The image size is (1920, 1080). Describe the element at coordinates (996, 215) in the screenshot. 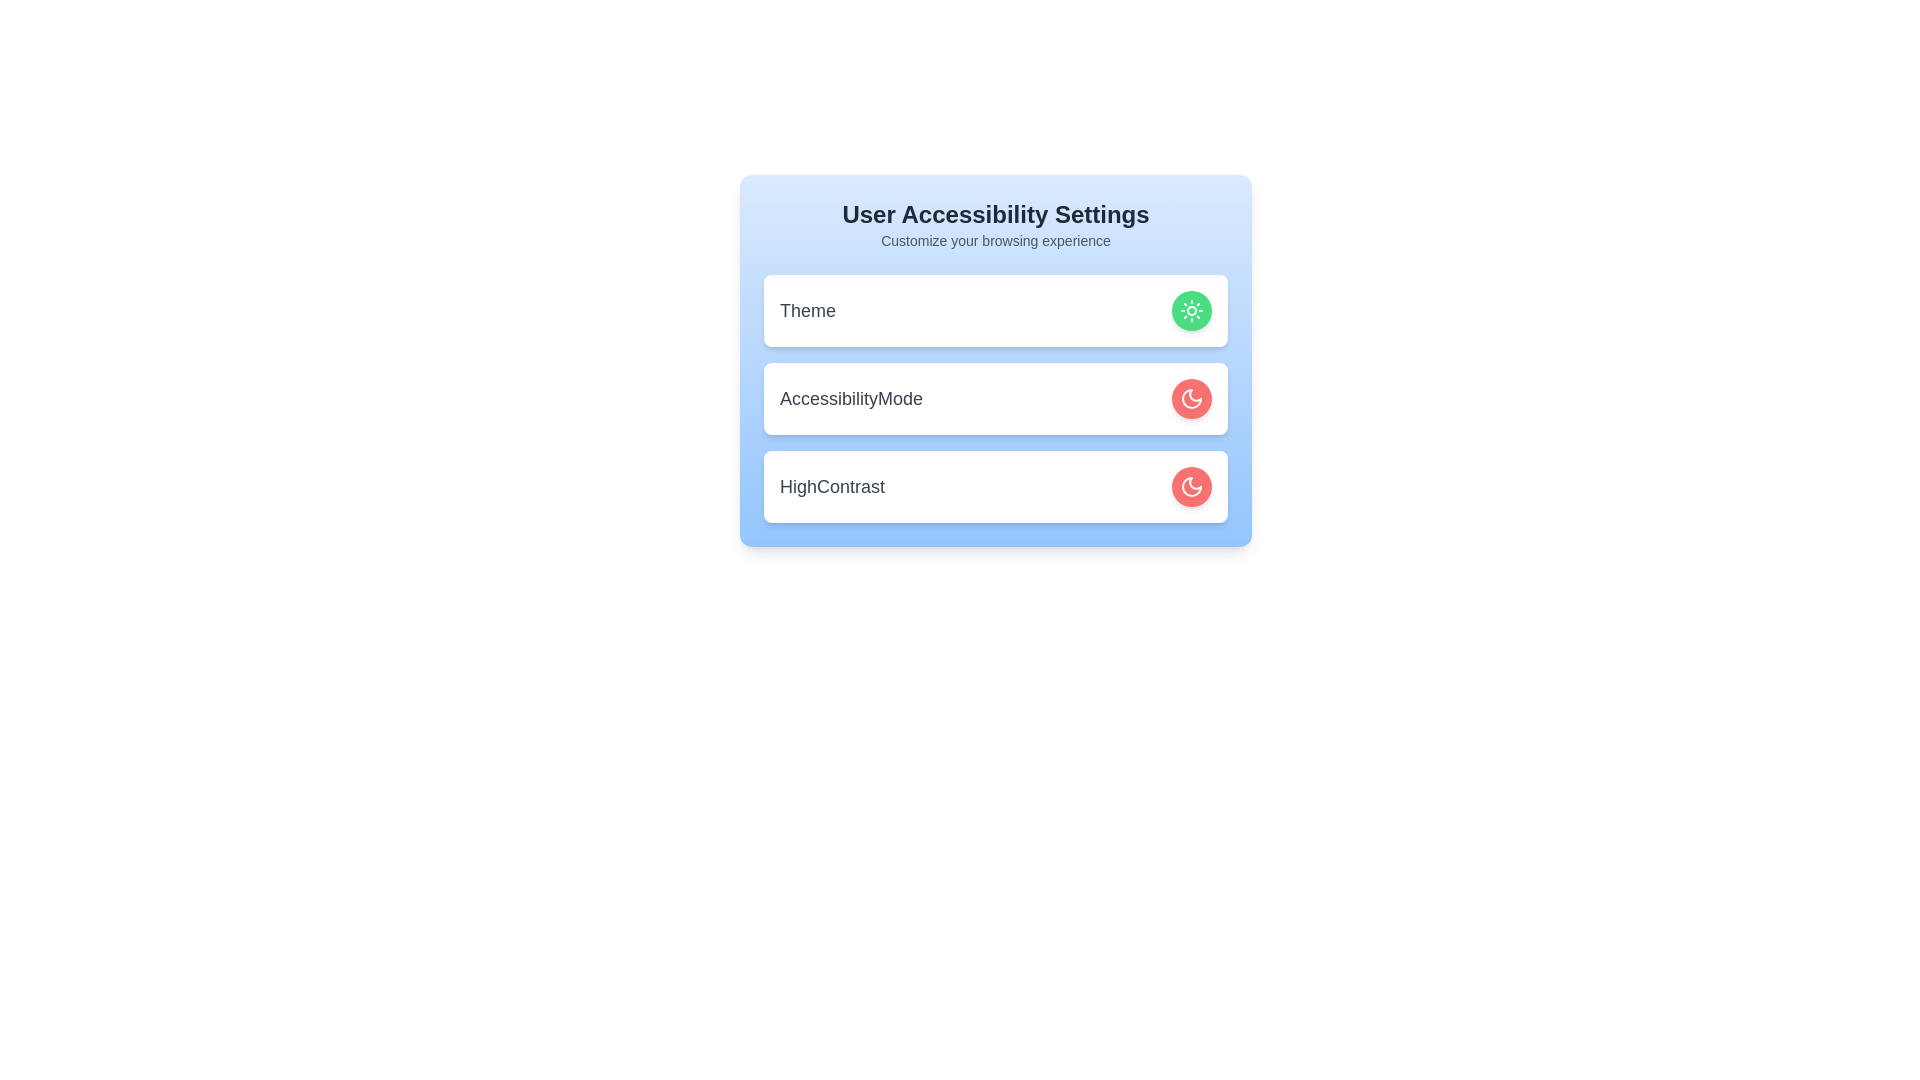

I see `the header text to examine its properties` at that location.